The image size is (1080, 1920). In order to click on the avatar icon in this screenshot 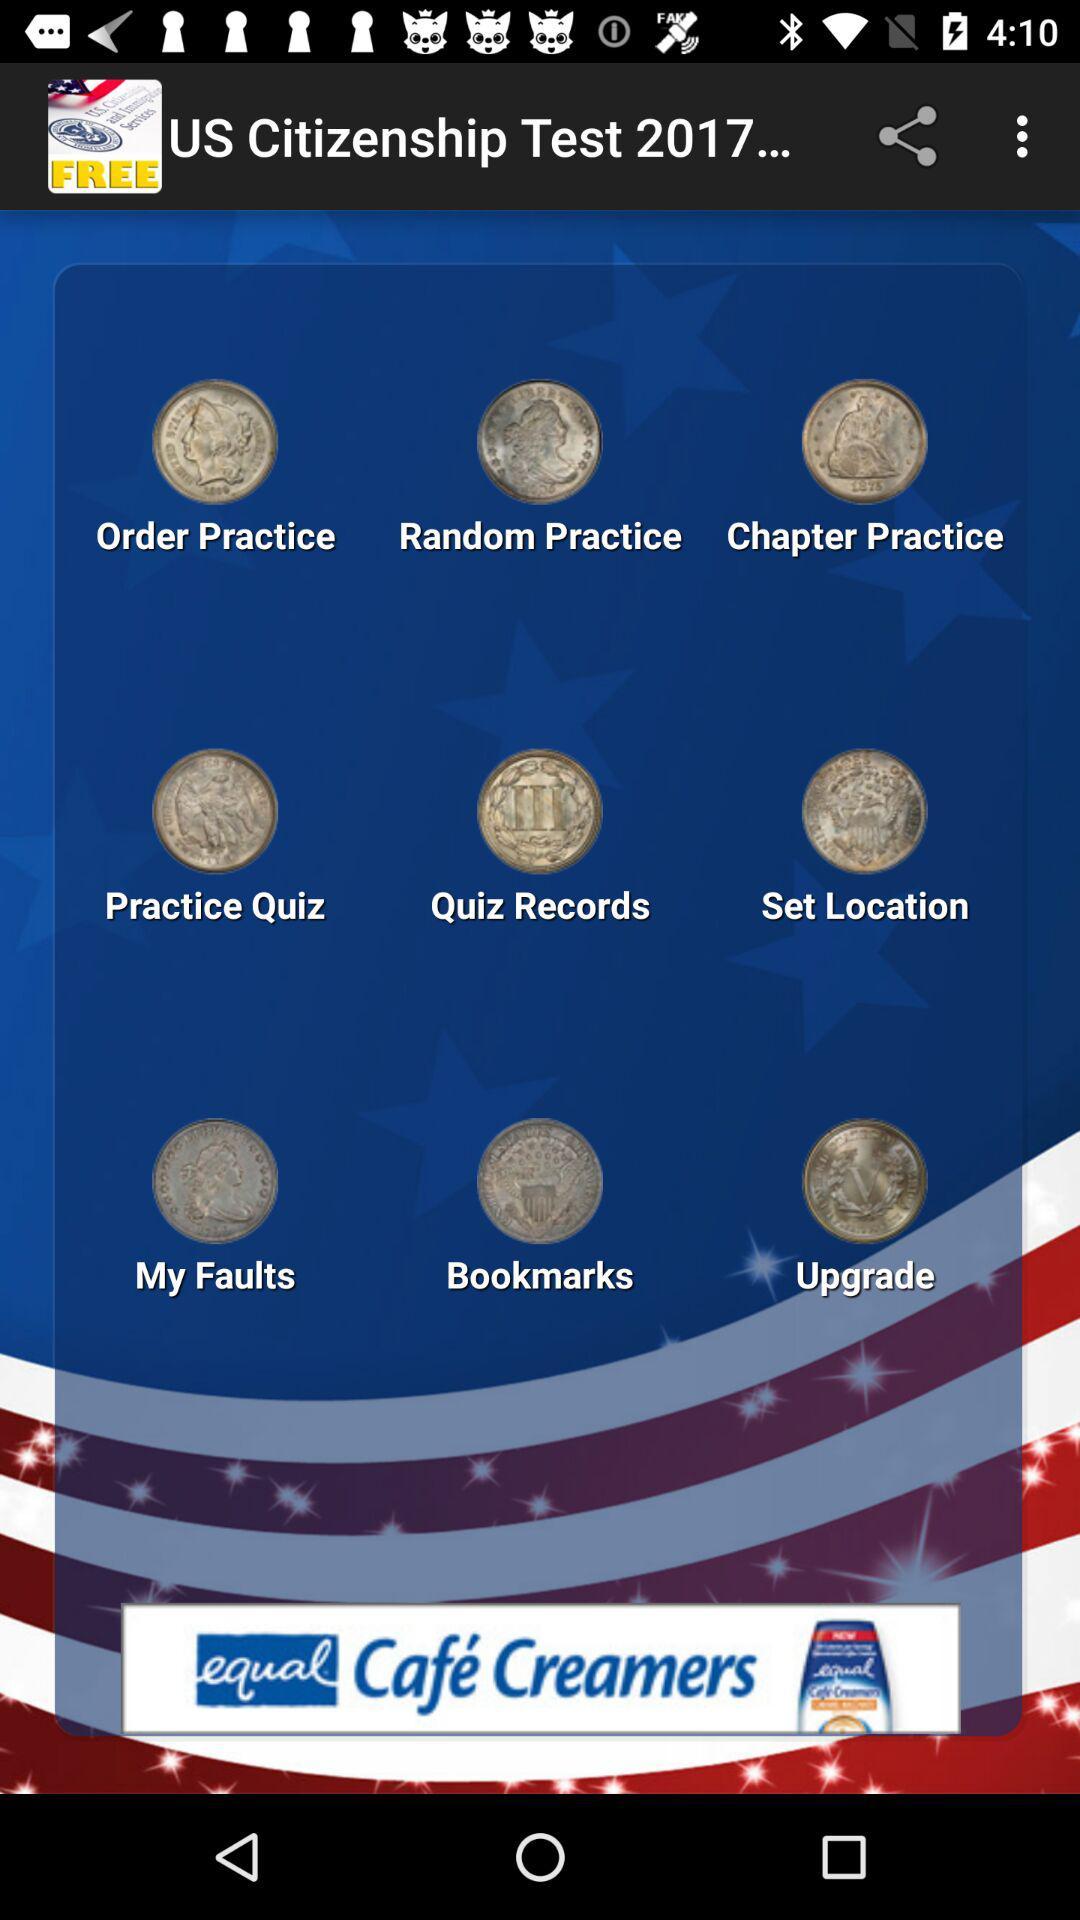, I will do `click(863, 811)`.